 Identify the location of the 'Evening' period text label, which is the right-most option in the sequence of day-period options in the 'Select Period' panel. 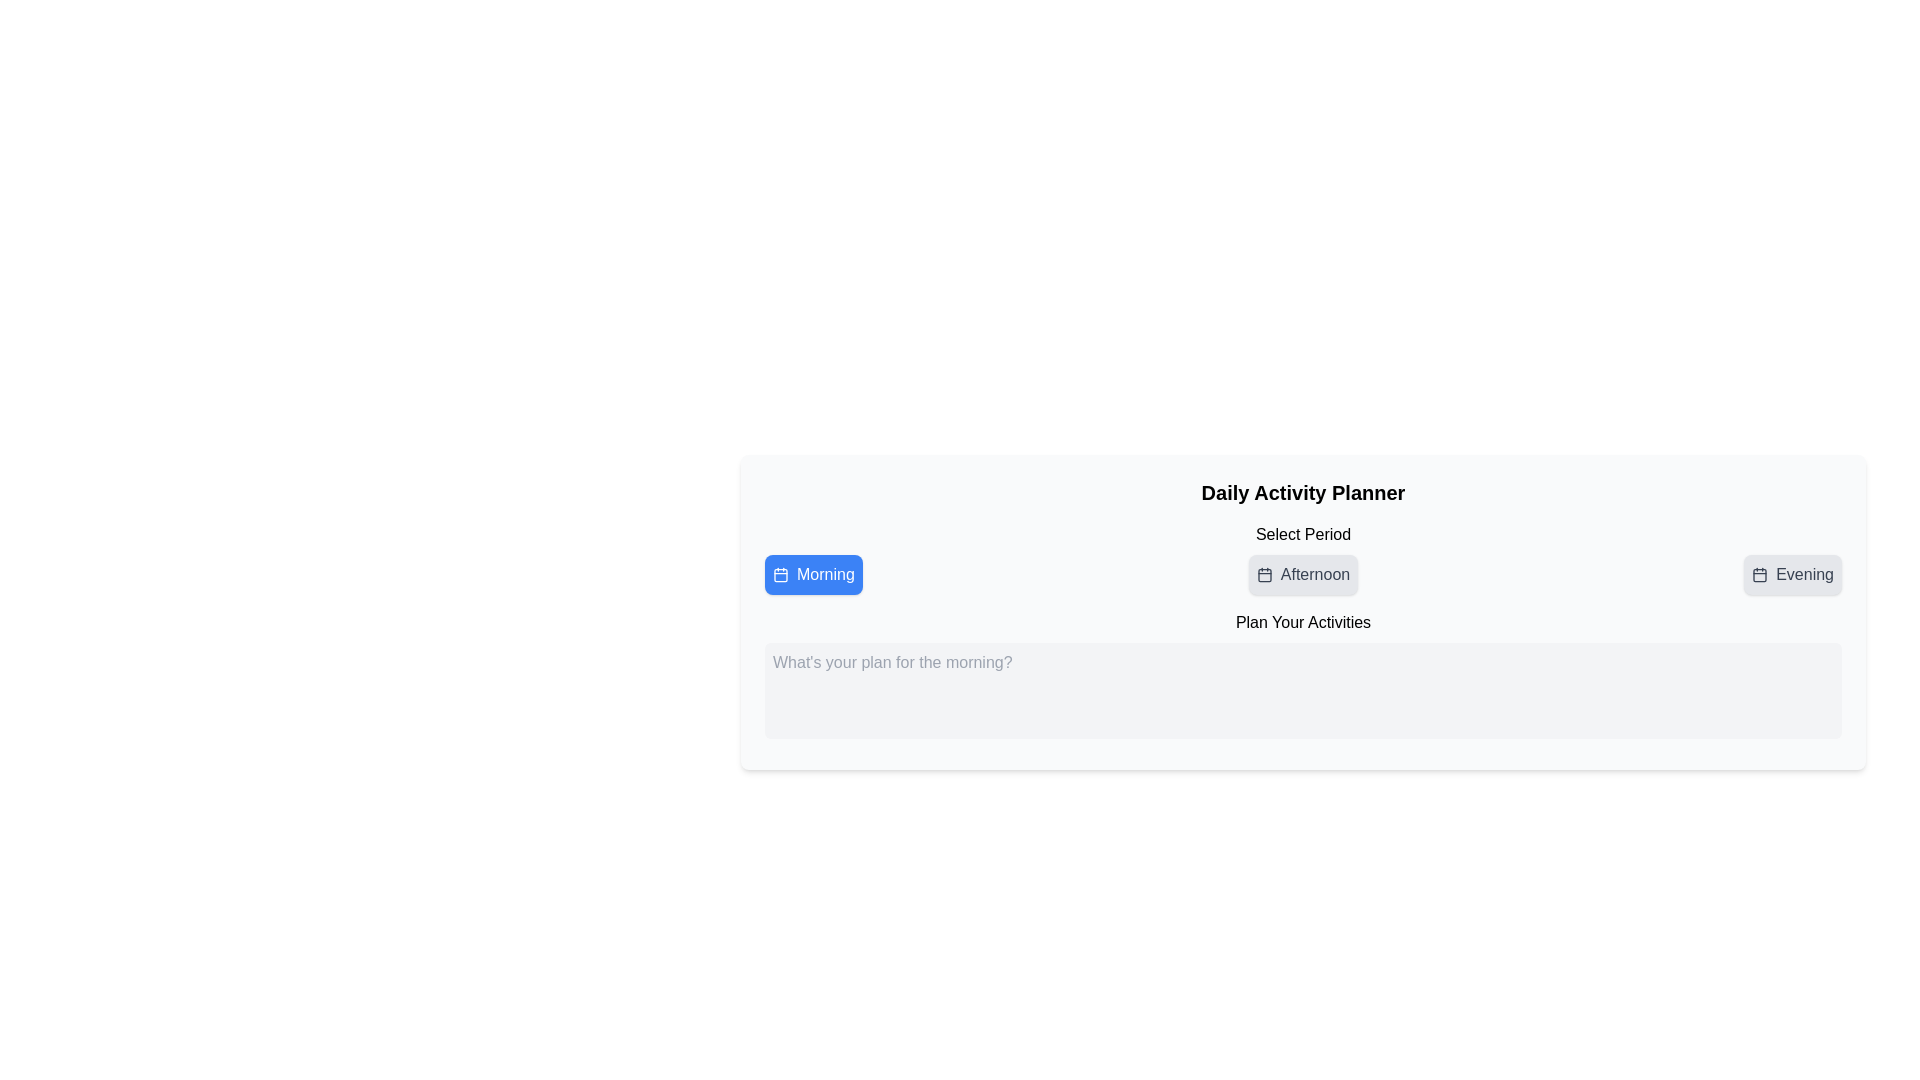
(1805, 574).